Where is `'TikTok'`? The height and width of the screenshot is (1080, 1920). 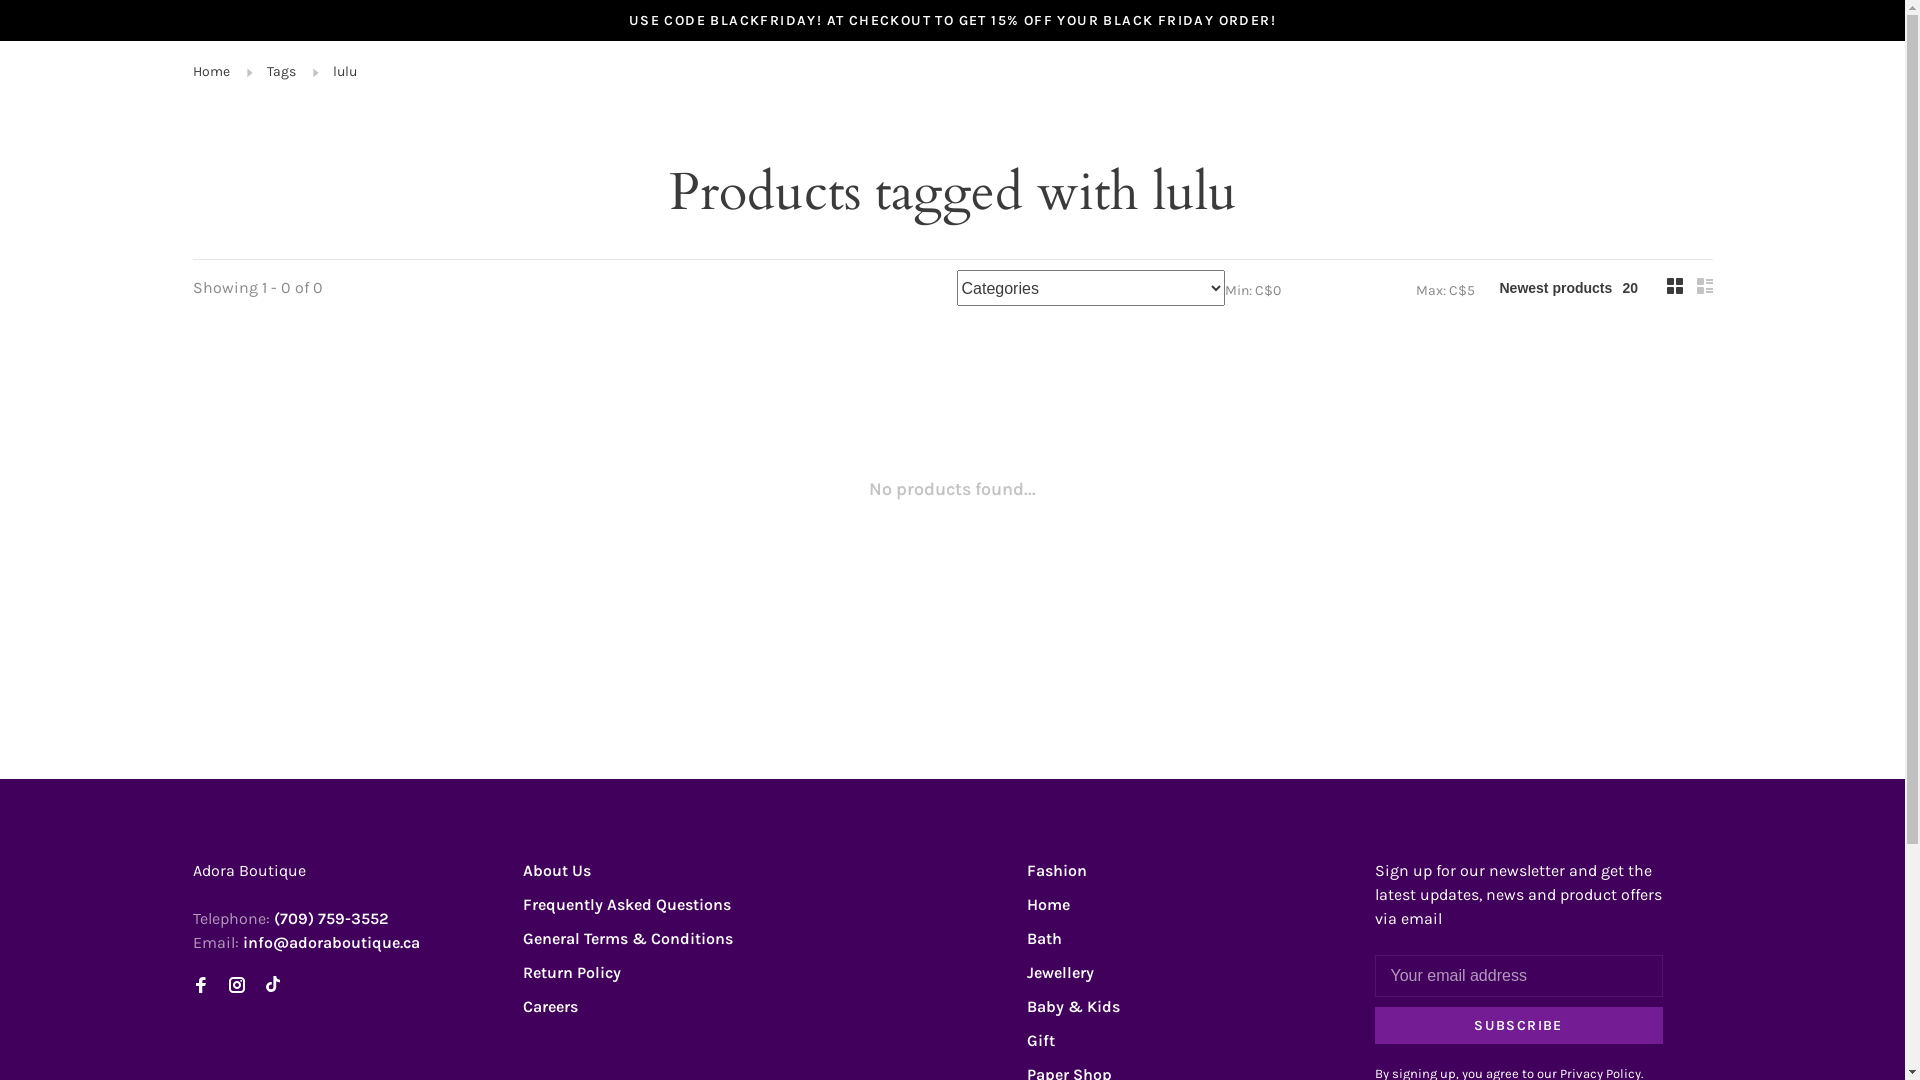 'TikTok' is located at coordinates (271, 985).